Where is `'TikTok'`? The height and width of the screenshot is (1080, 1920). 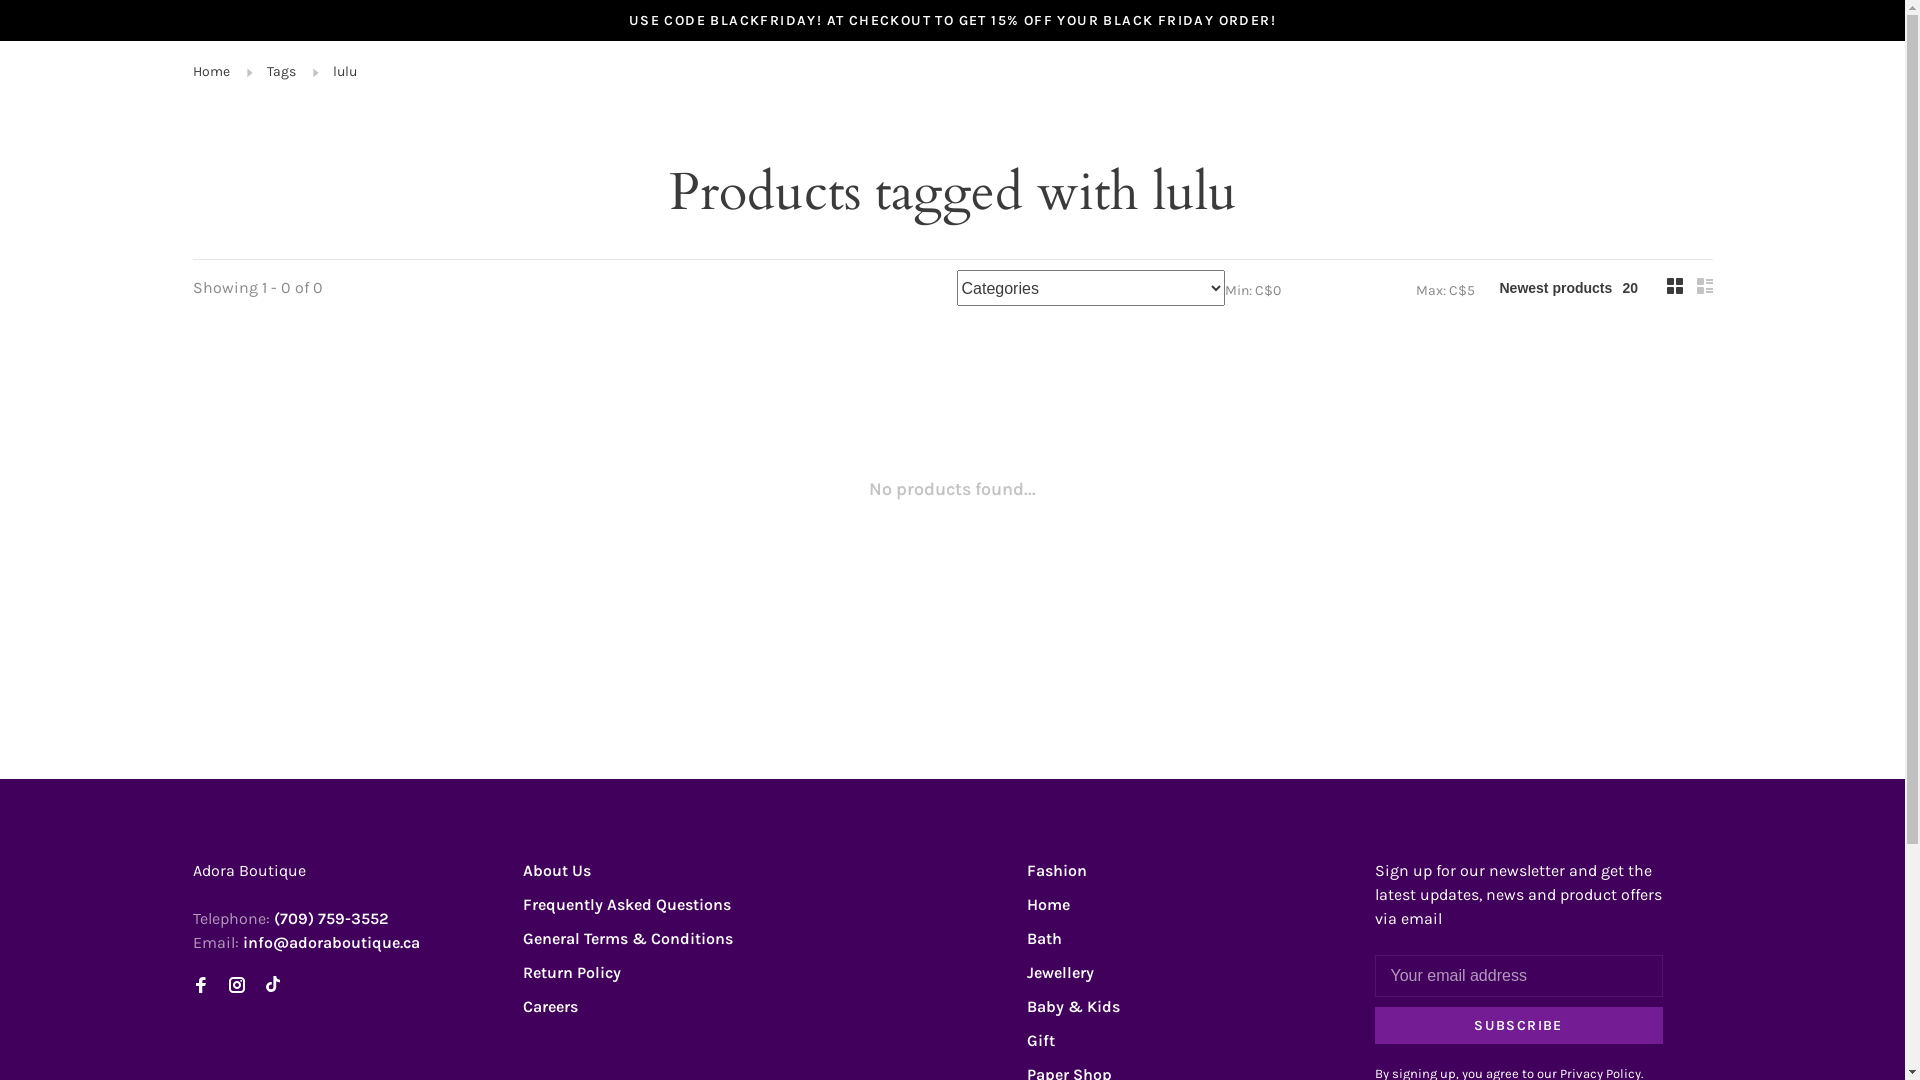 'TikTok' is located at coordinates (271, 985).